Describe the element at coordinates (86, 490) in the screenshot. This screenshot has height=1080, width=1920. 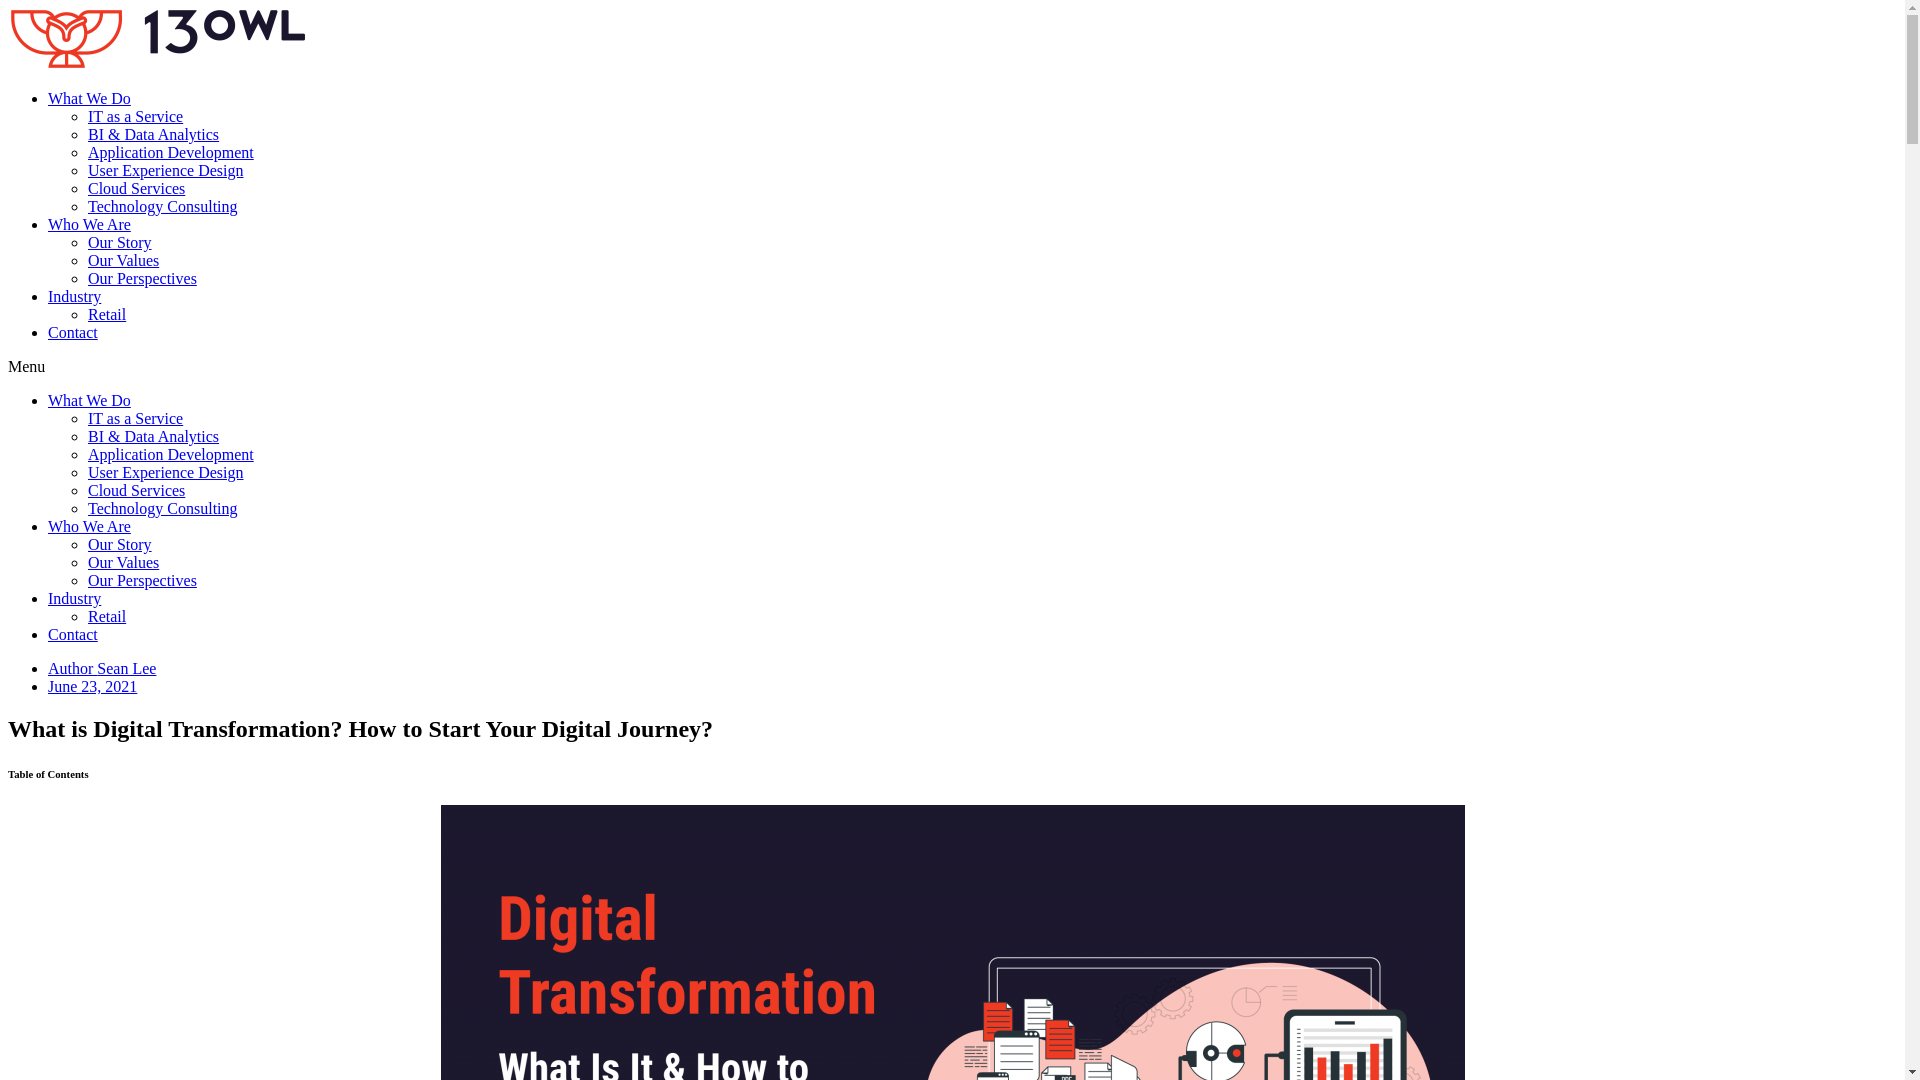
I see `'Cloud Services'` at that location.